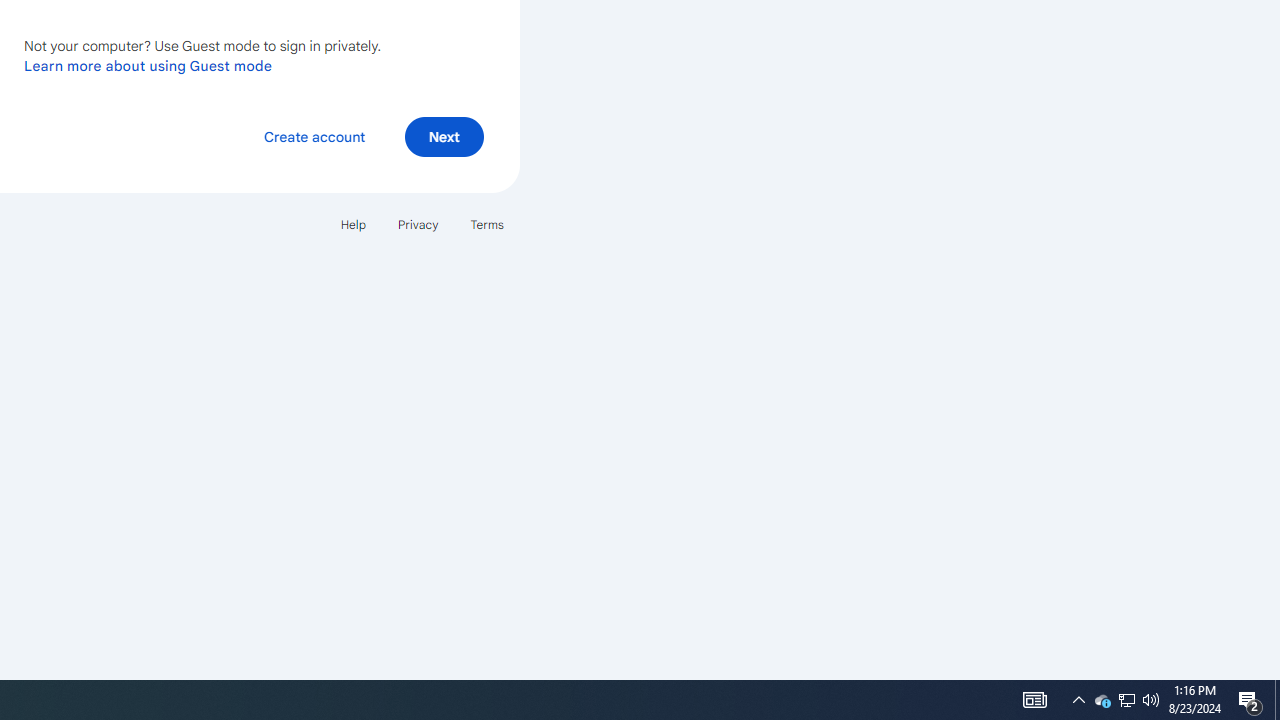 Image resolution: width=1280 pixels, height=720 pixels. I want to click on 'Privacy', so click(416, 224).